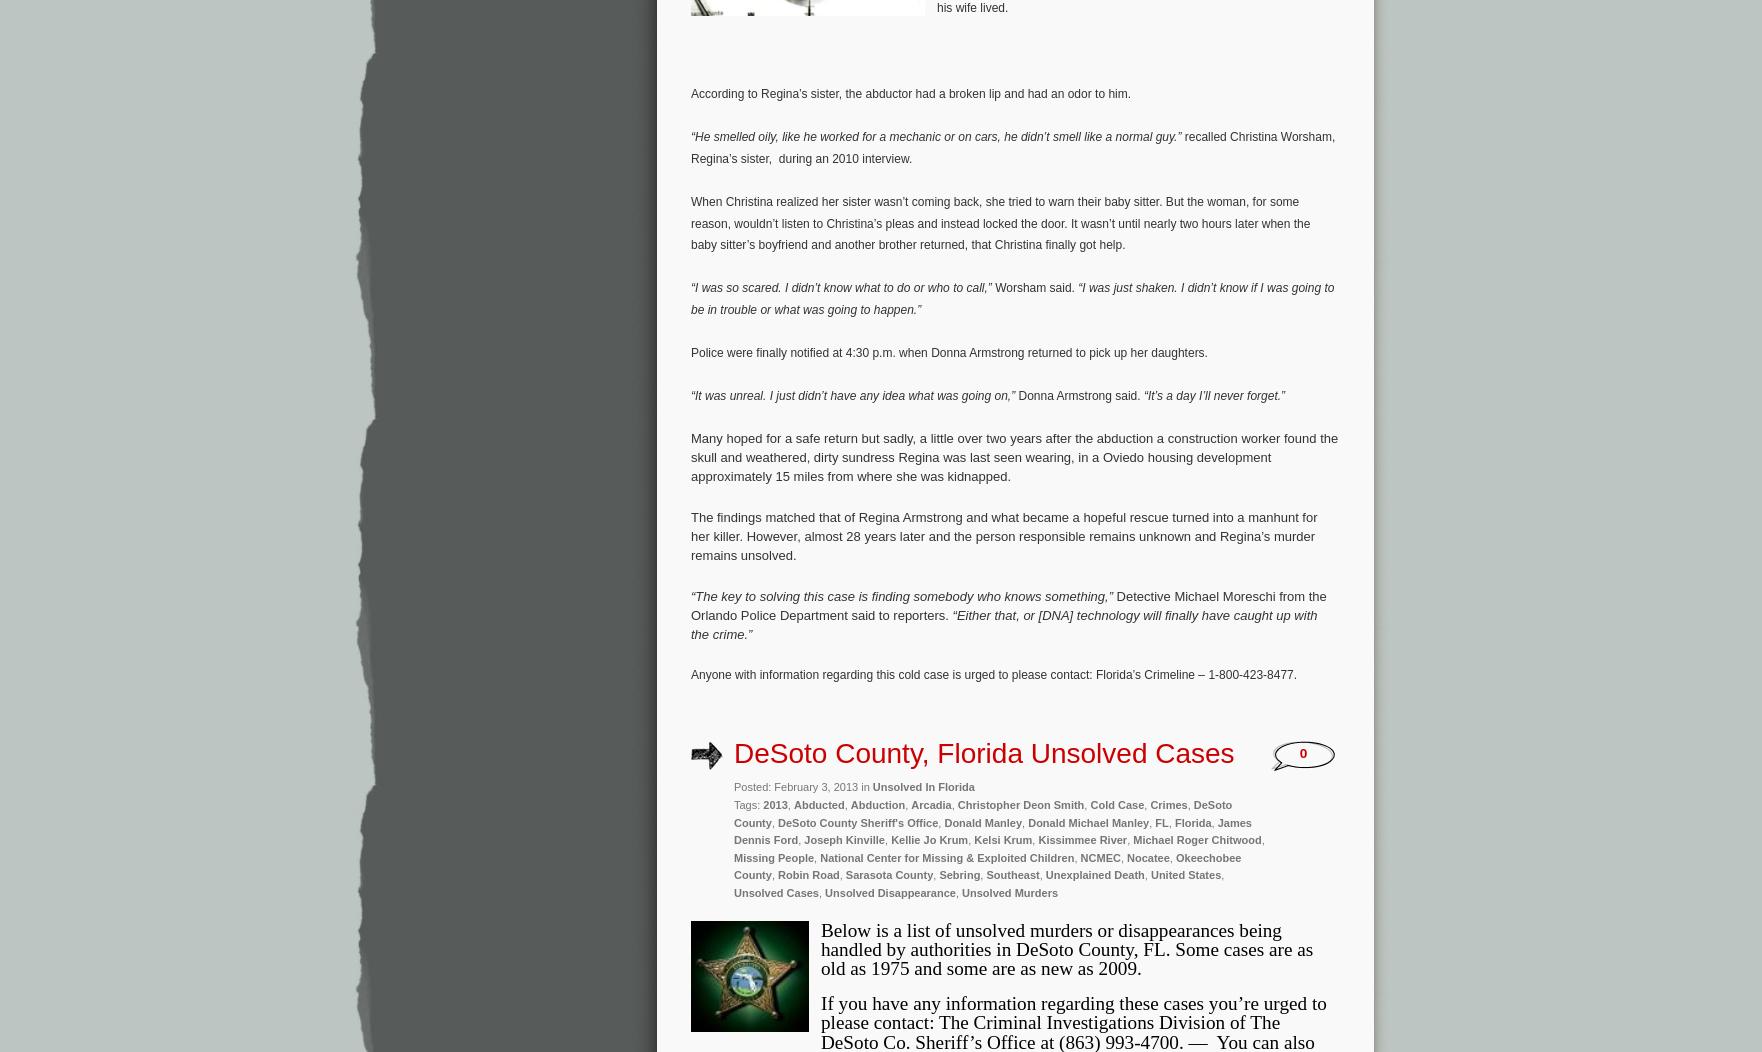 Image resolution: width=1762 pixels, height=1052 pixels. What do you see at coordinates (1212, 394) in the screenshot?
I see `'“It’s a day I’ll never forget.”'` at bounding box center [1212, 394].